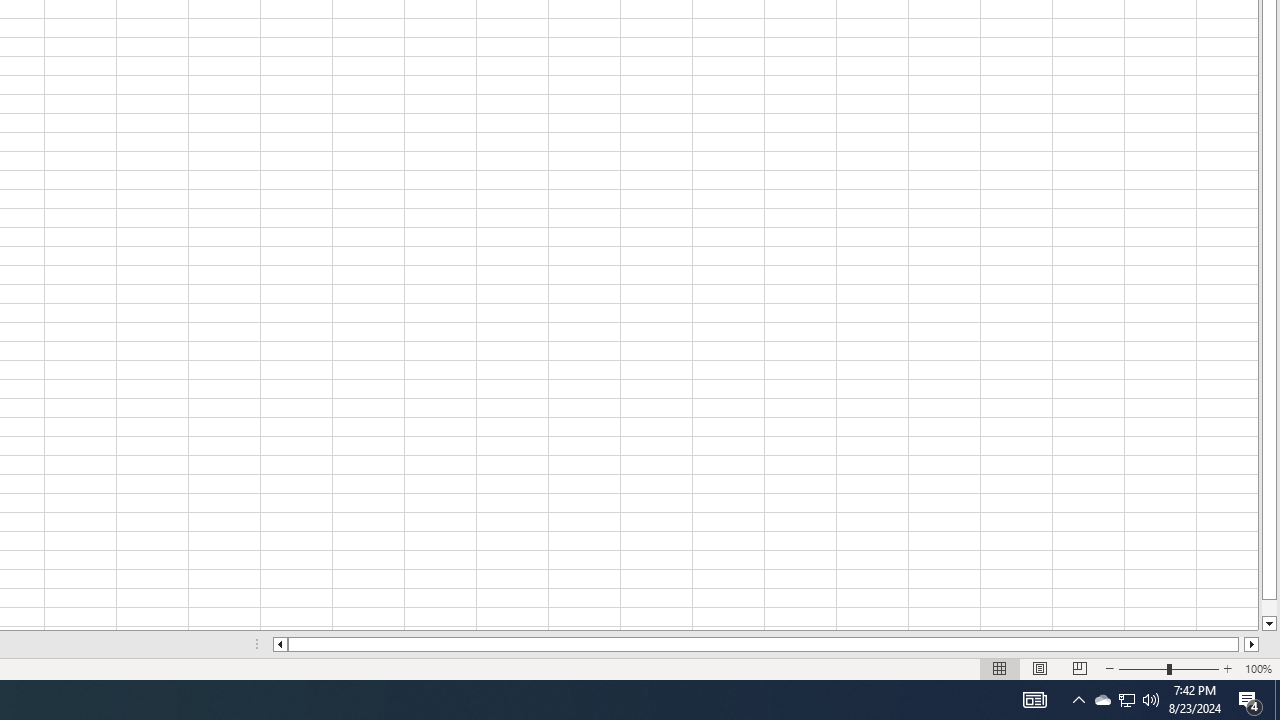 This screenshot has width=1280, height=720. I want to click on 'Zoom Out', so click(1143, 669).